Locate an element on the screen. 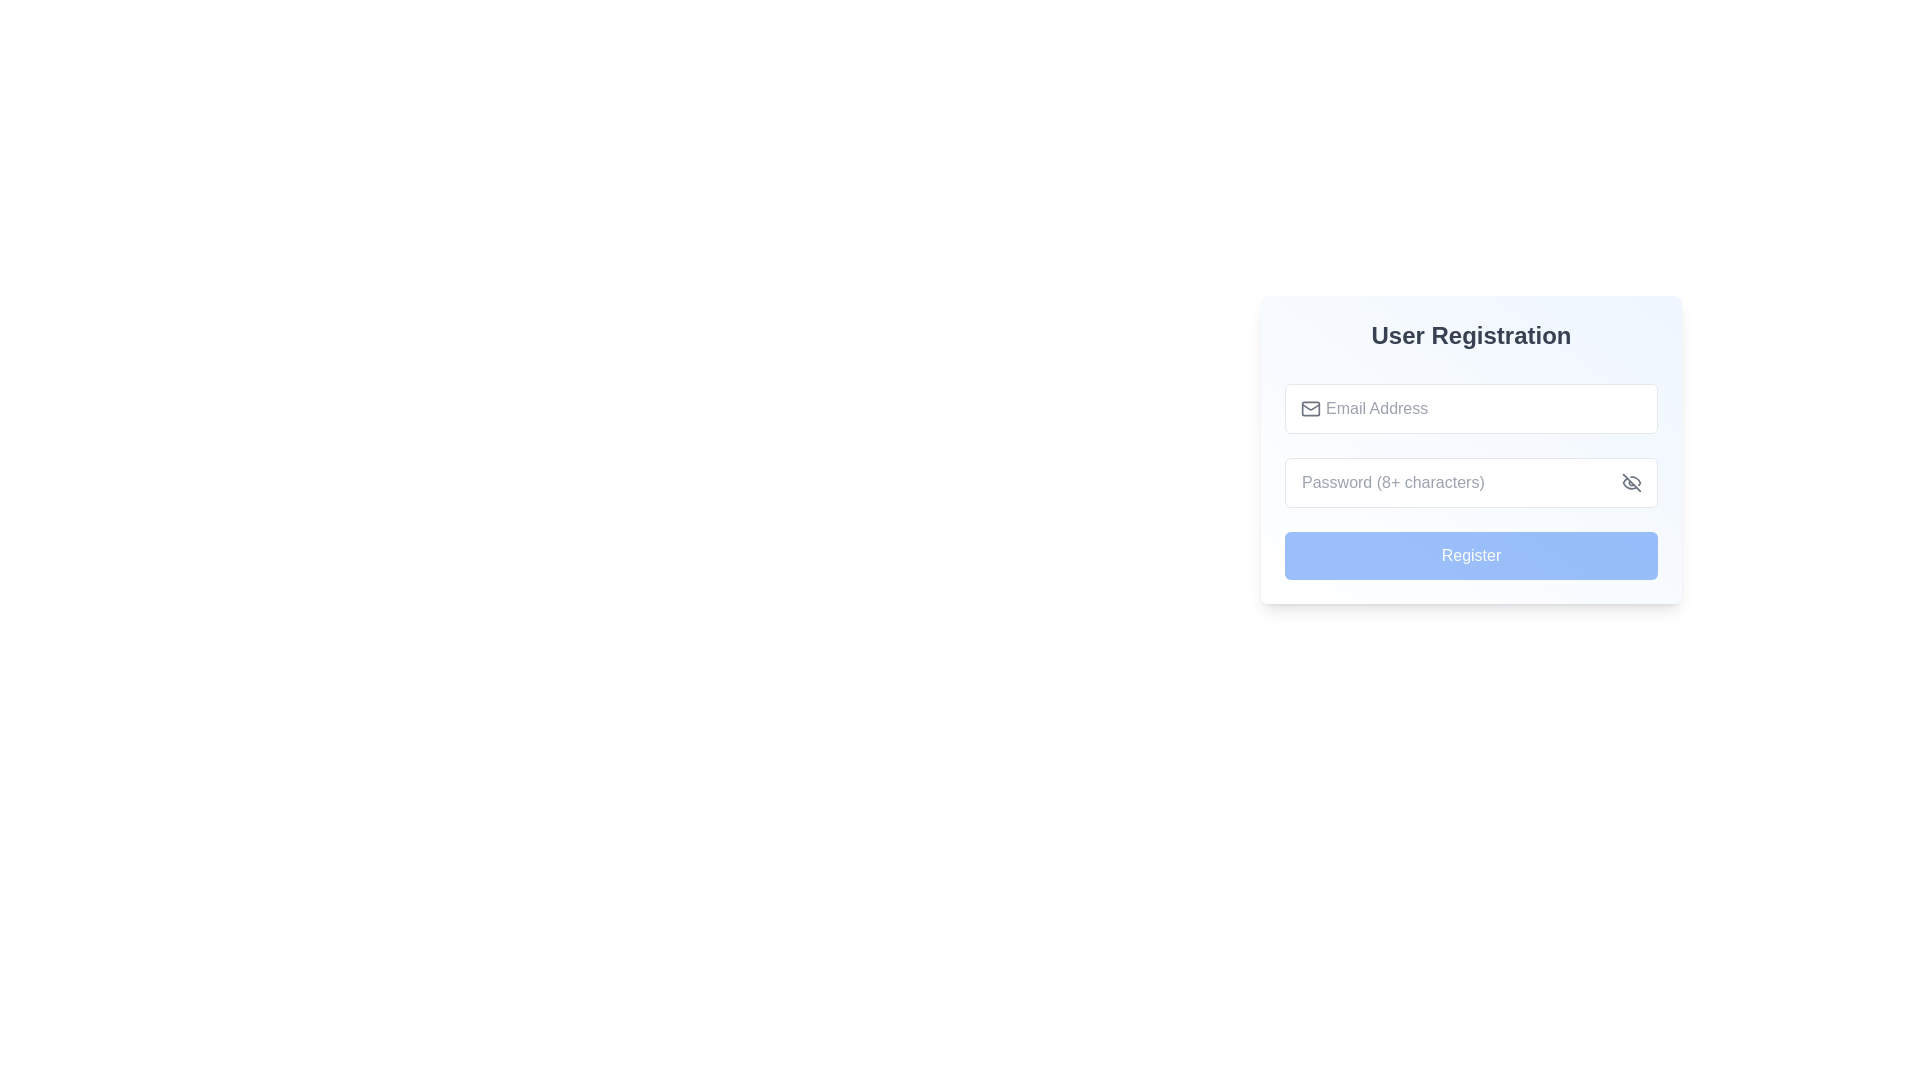 The height and width of the screenshot is (1080, 1920). the Header text element that indicates the purpose of the user registration section, located at the top of the vertically aligned list within the card-like UI module is located at coordinates (1471, 334).